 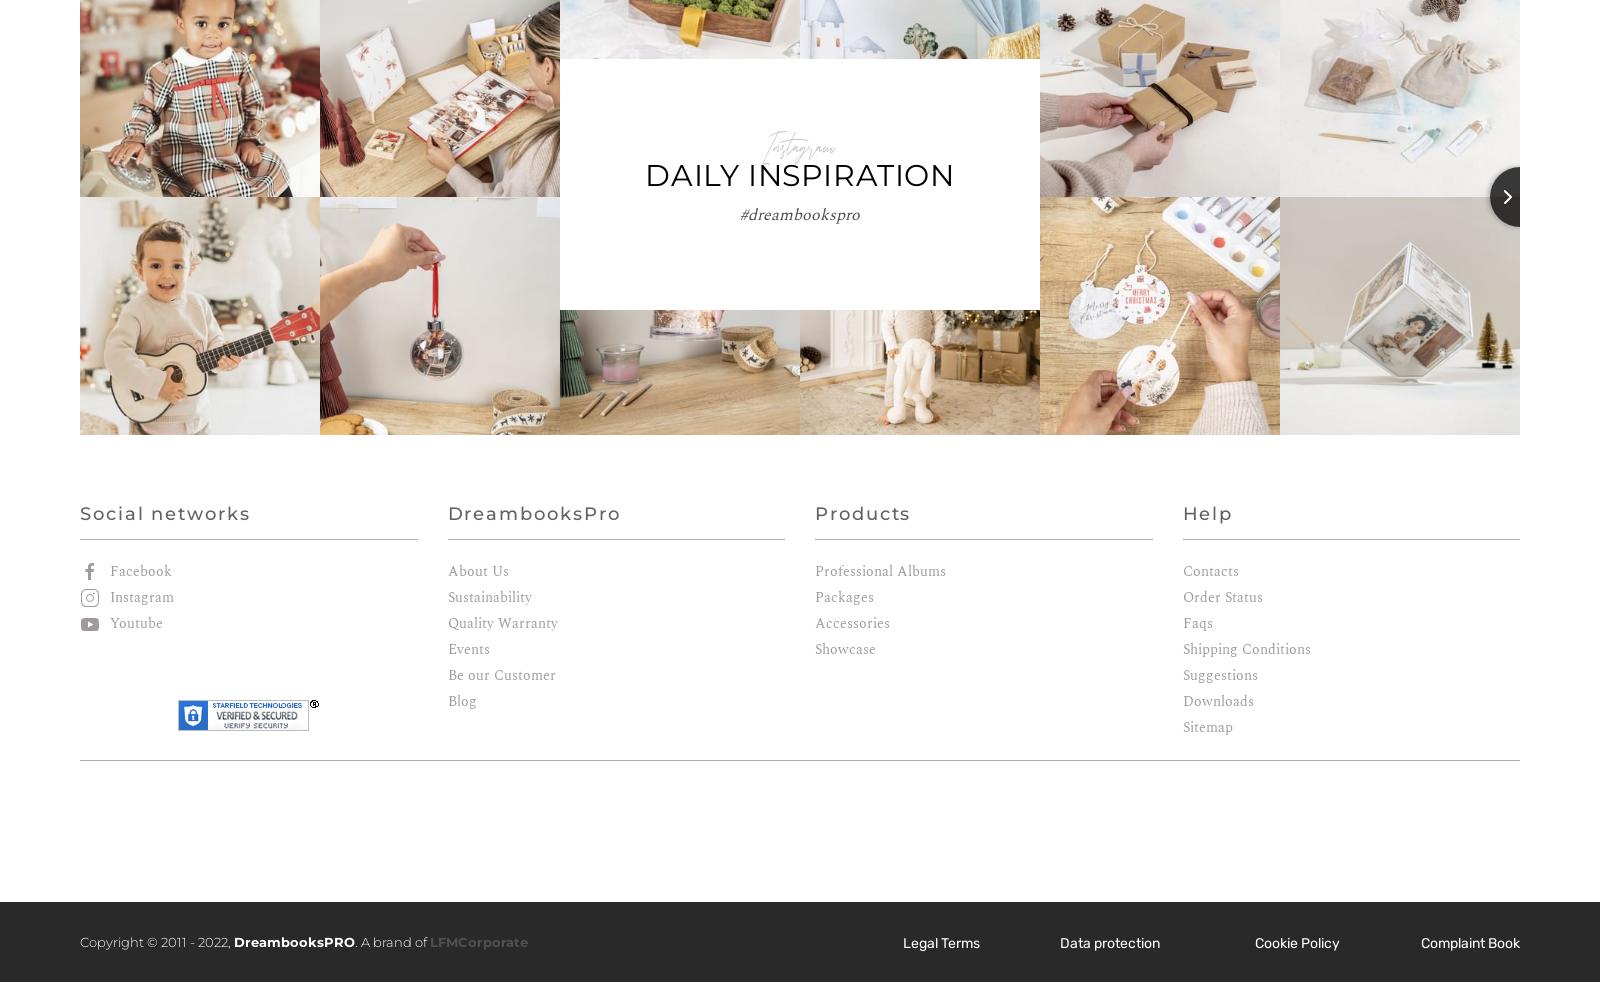 I want to click on 'Showcase', so click(x=844, y=647).